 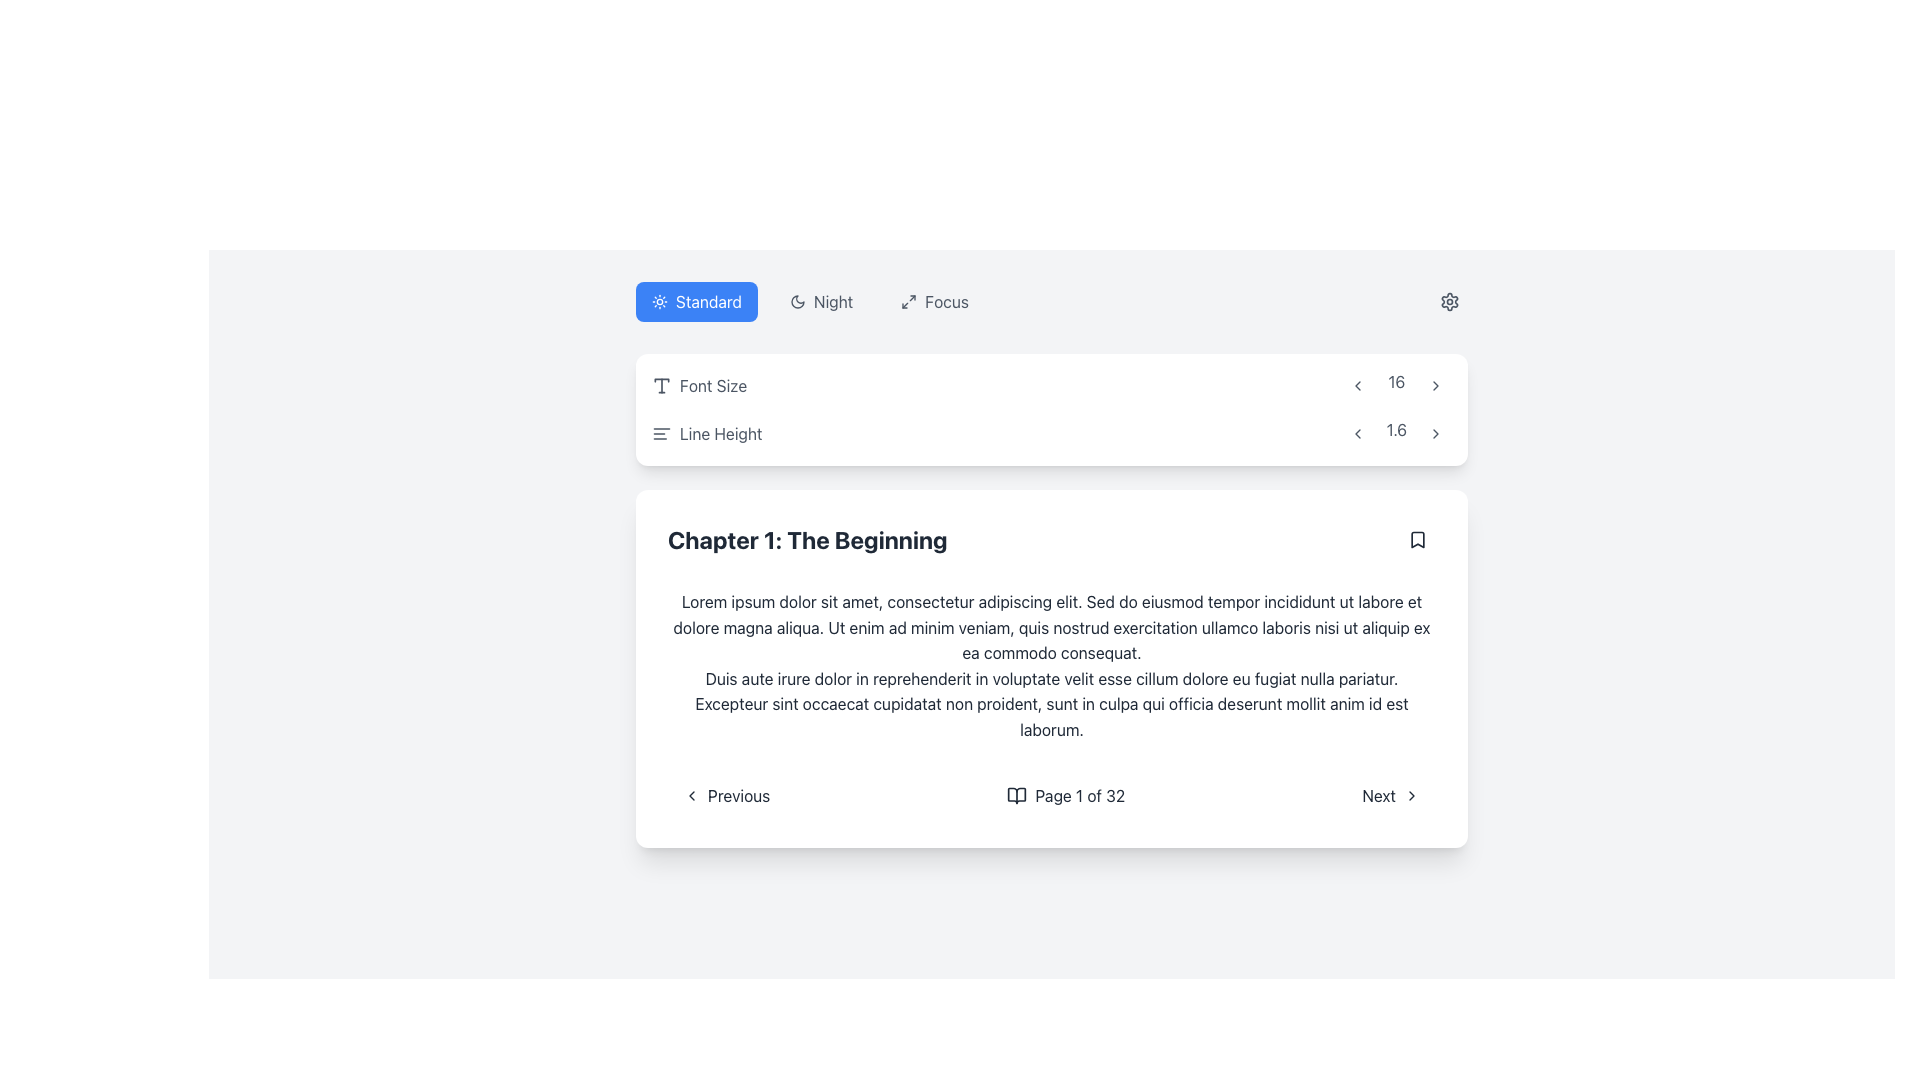 What do you see at coordinates (696, 301) in the screenshot?
I see `the leftmost button labeled 'Standard' in the toolbar to trigger a tooltip or highlight effect` at bounding box center [696, 301].